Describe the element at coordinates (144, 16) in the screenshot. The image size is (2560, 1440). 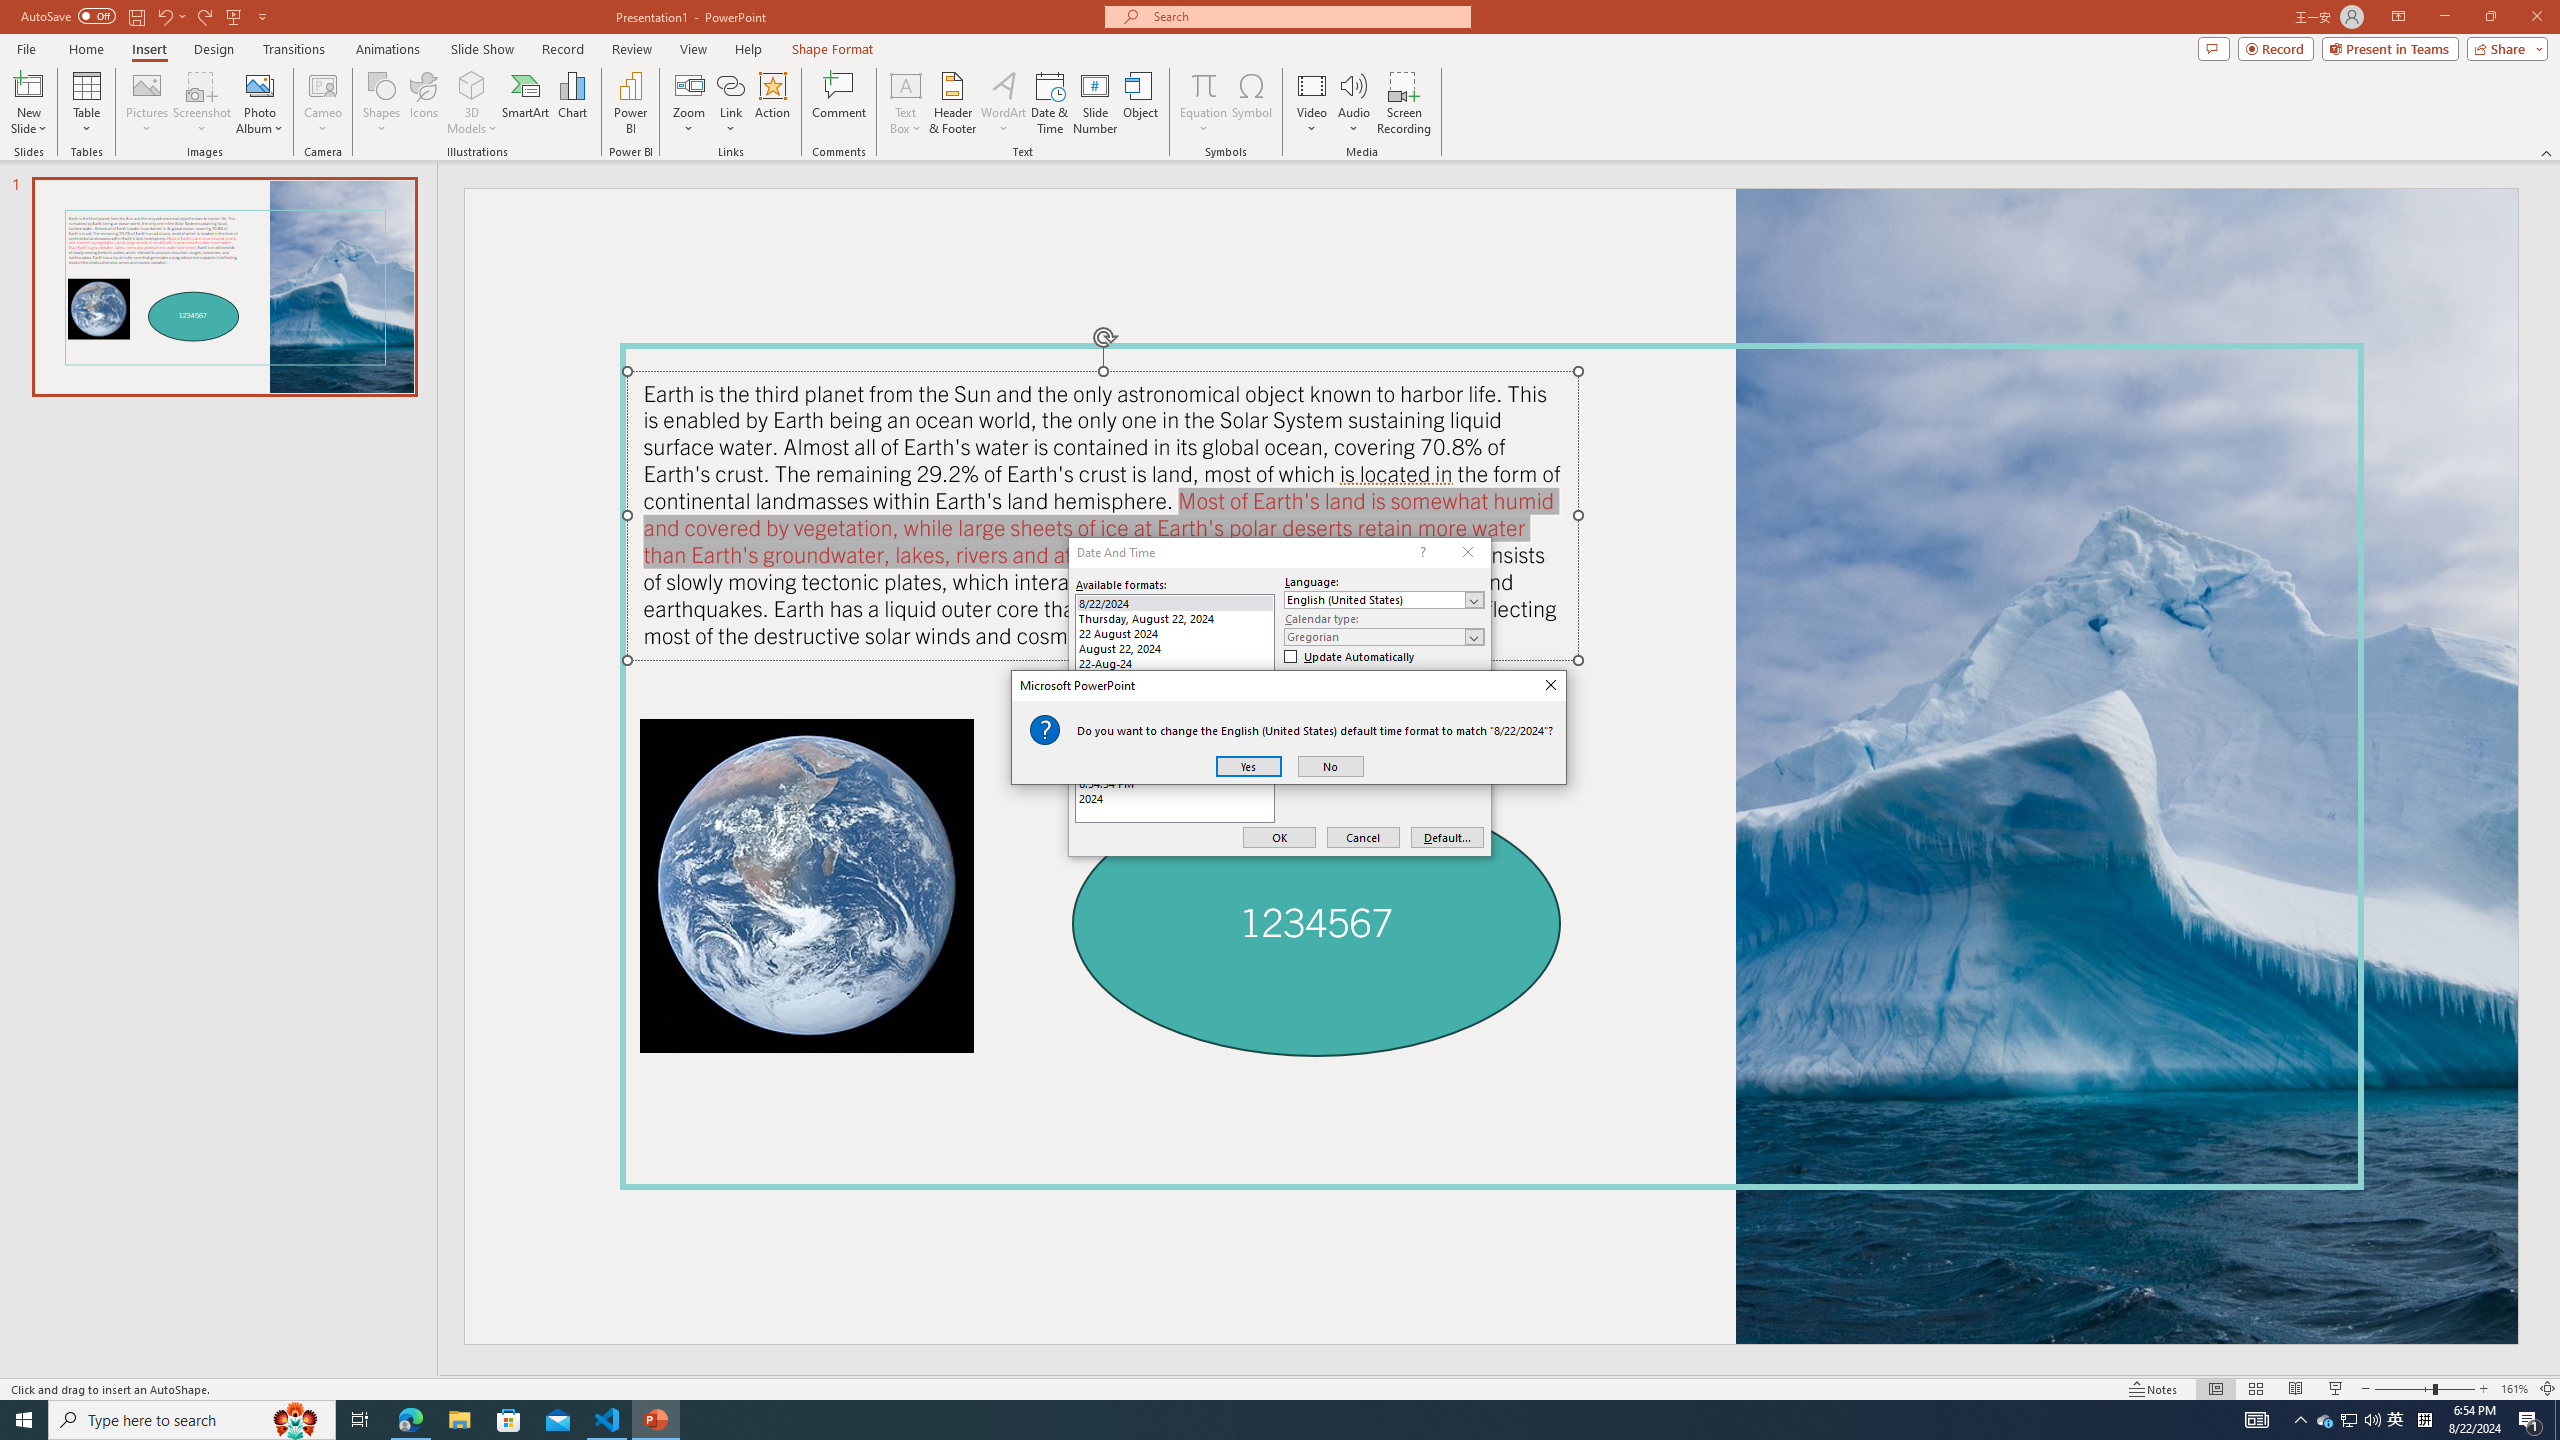
I see `'Quick Access Toolbar'` at that location.